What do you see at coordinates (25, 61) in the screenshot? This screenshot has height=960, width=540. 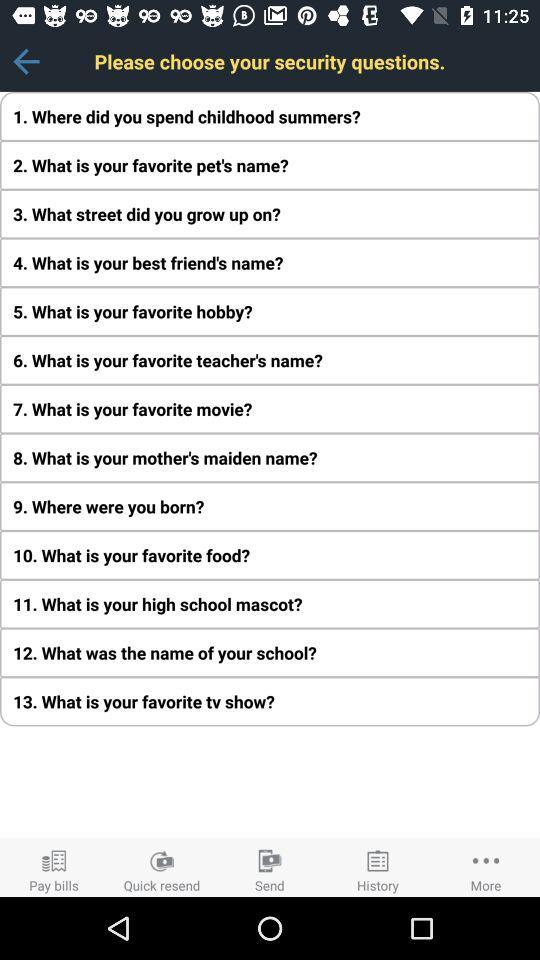 I see `app above the 1 where did` at bounding box center [25, 61].